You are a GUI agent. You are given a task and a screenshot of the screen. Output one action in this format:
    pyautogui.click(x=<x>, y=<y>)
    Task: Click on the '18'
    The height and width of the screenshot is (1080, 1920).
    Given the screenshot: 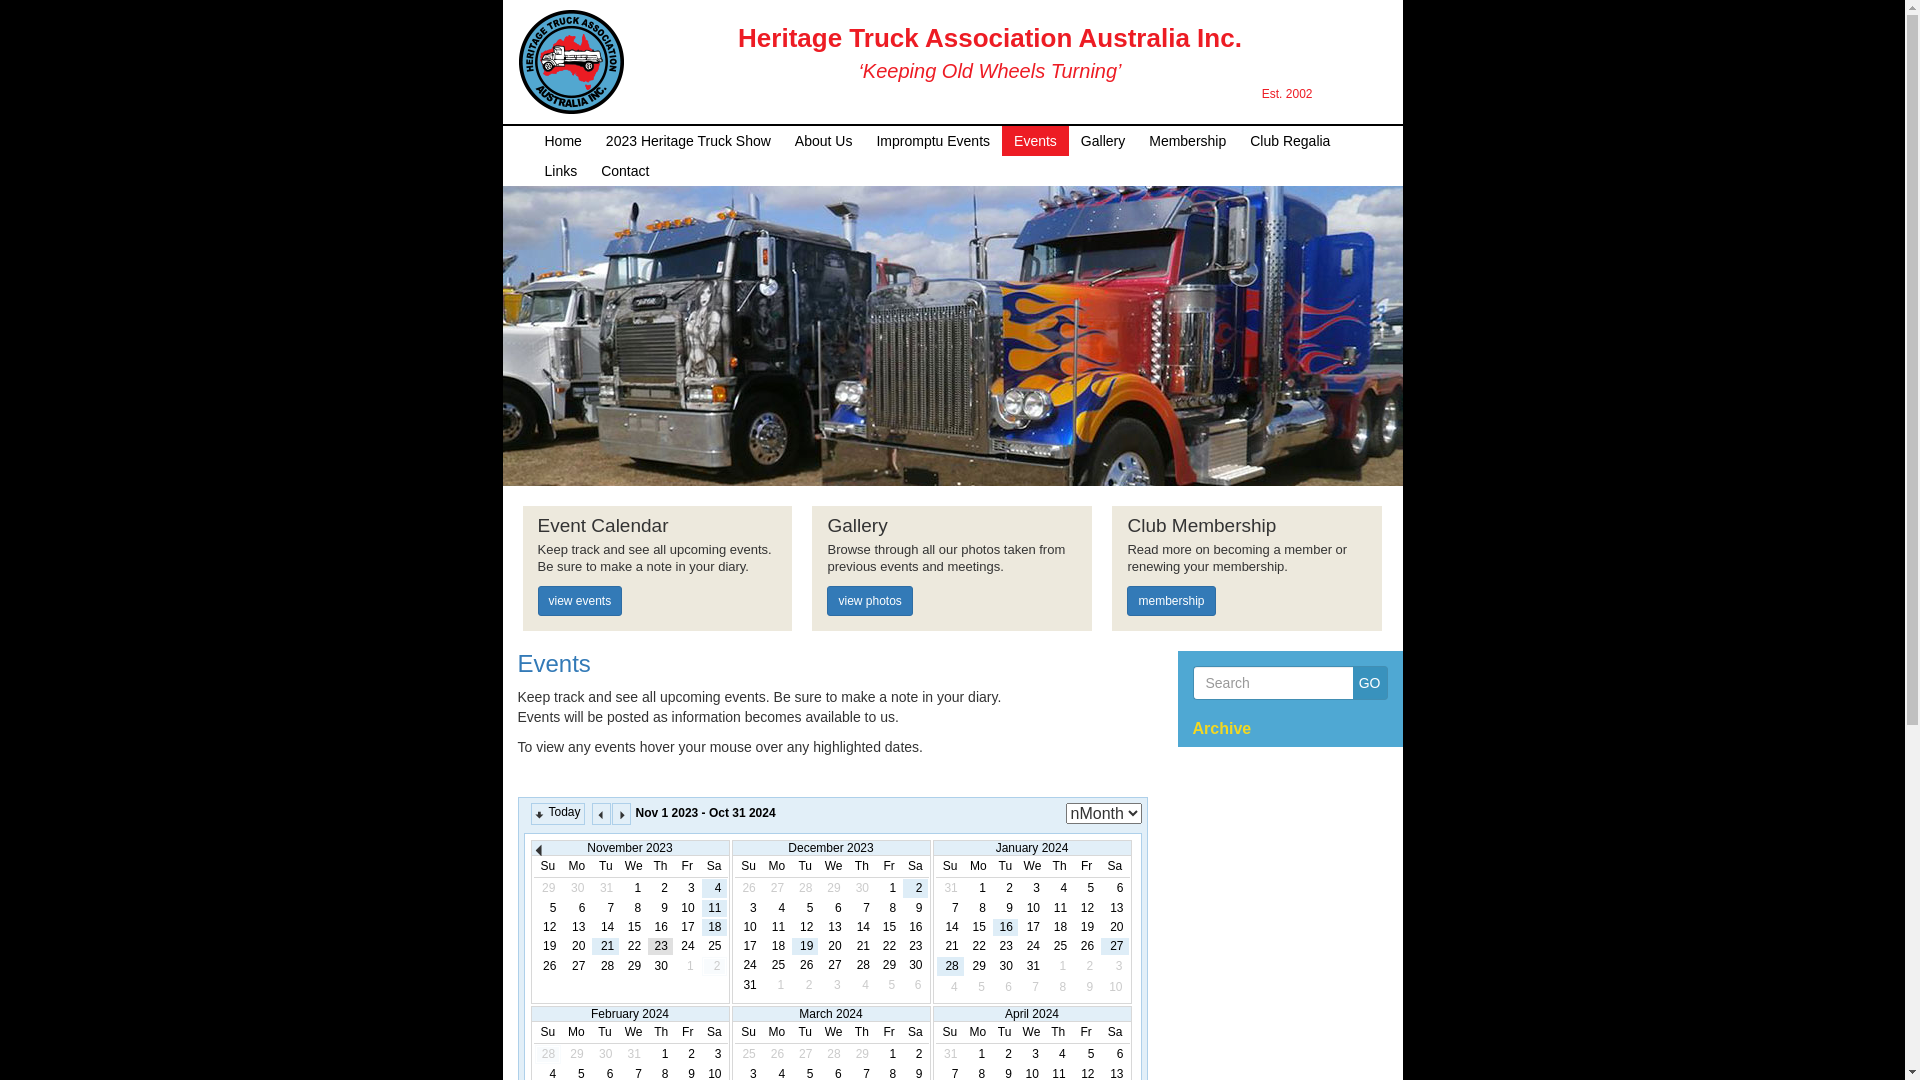 What is the action you would take?
    pyautogui.click(x=714, y=927)
    